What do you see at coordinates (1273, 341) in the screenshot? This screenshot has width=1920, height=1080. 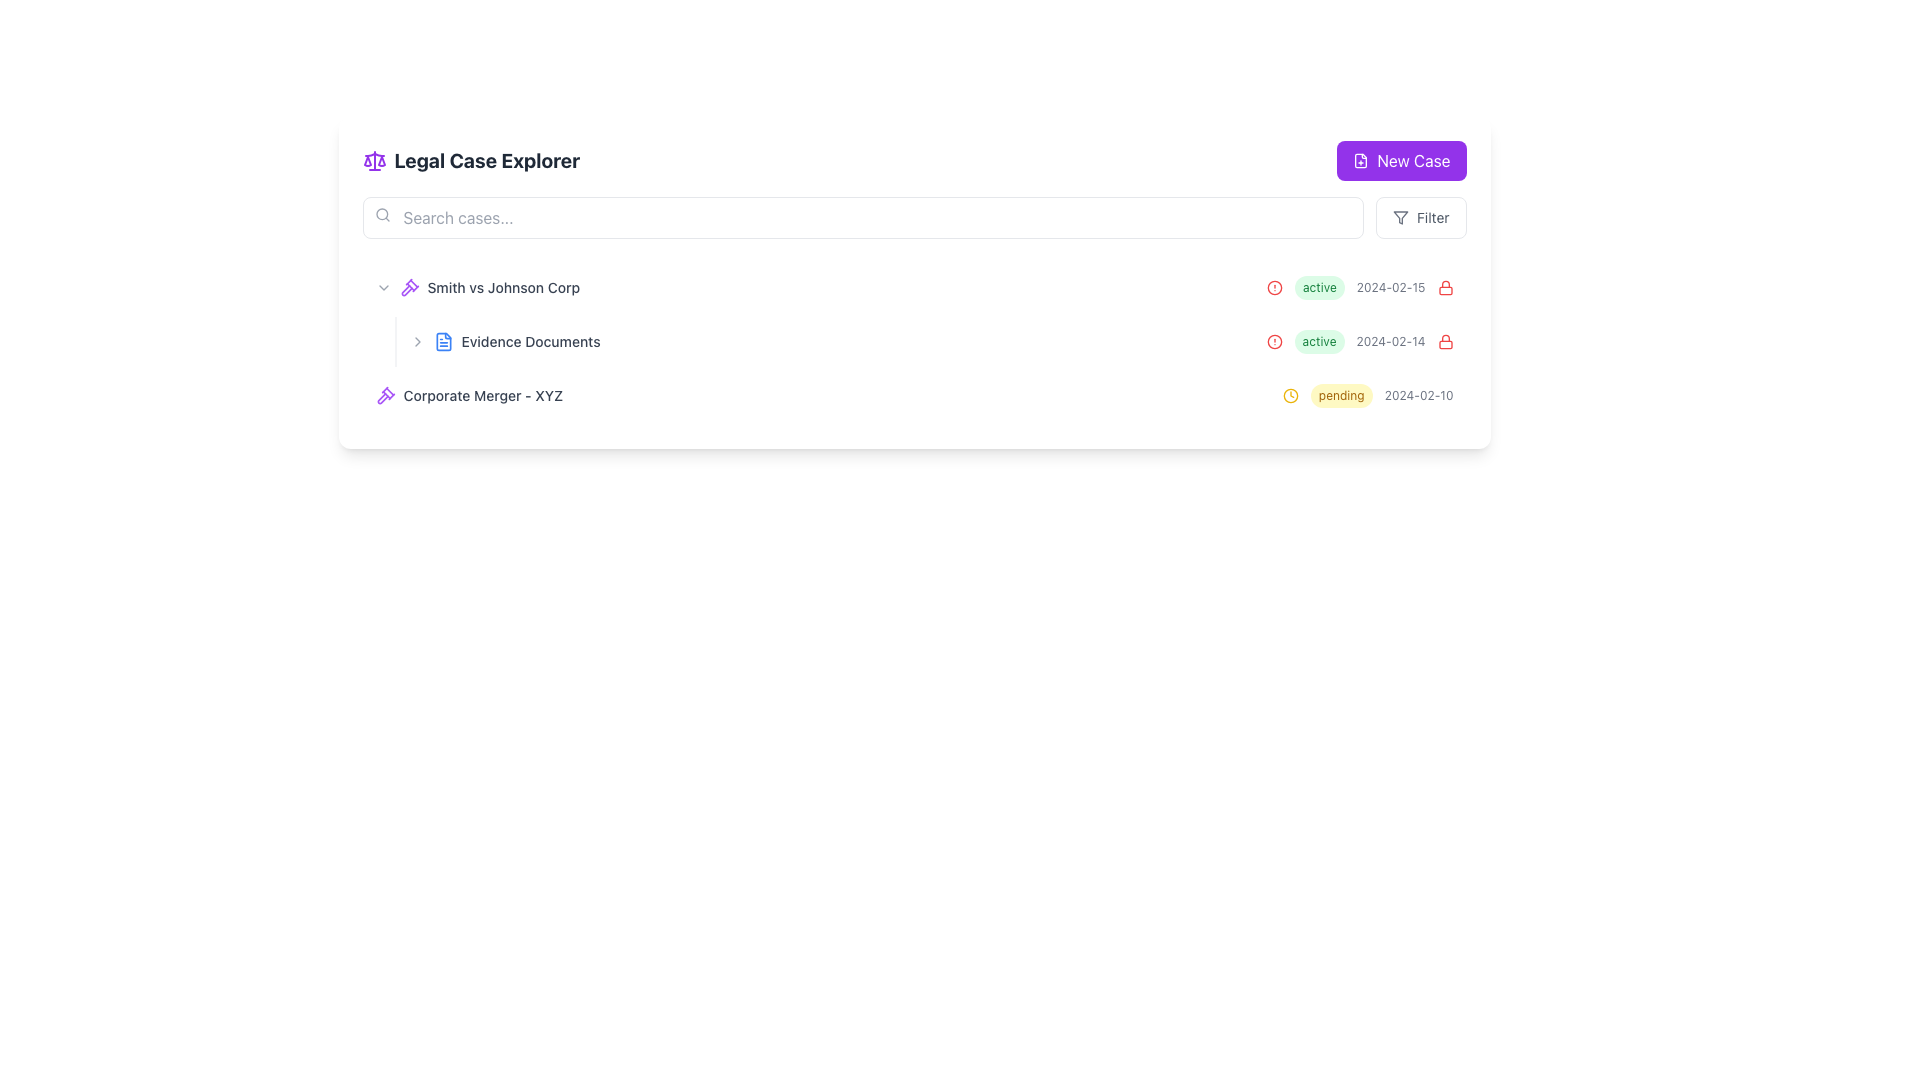 I see `the visual alert icon located in the active row of the list entry marked with the date '2024-02-14', which is positioned to the left of the word 'active'` at bounding box center [1273, 341].